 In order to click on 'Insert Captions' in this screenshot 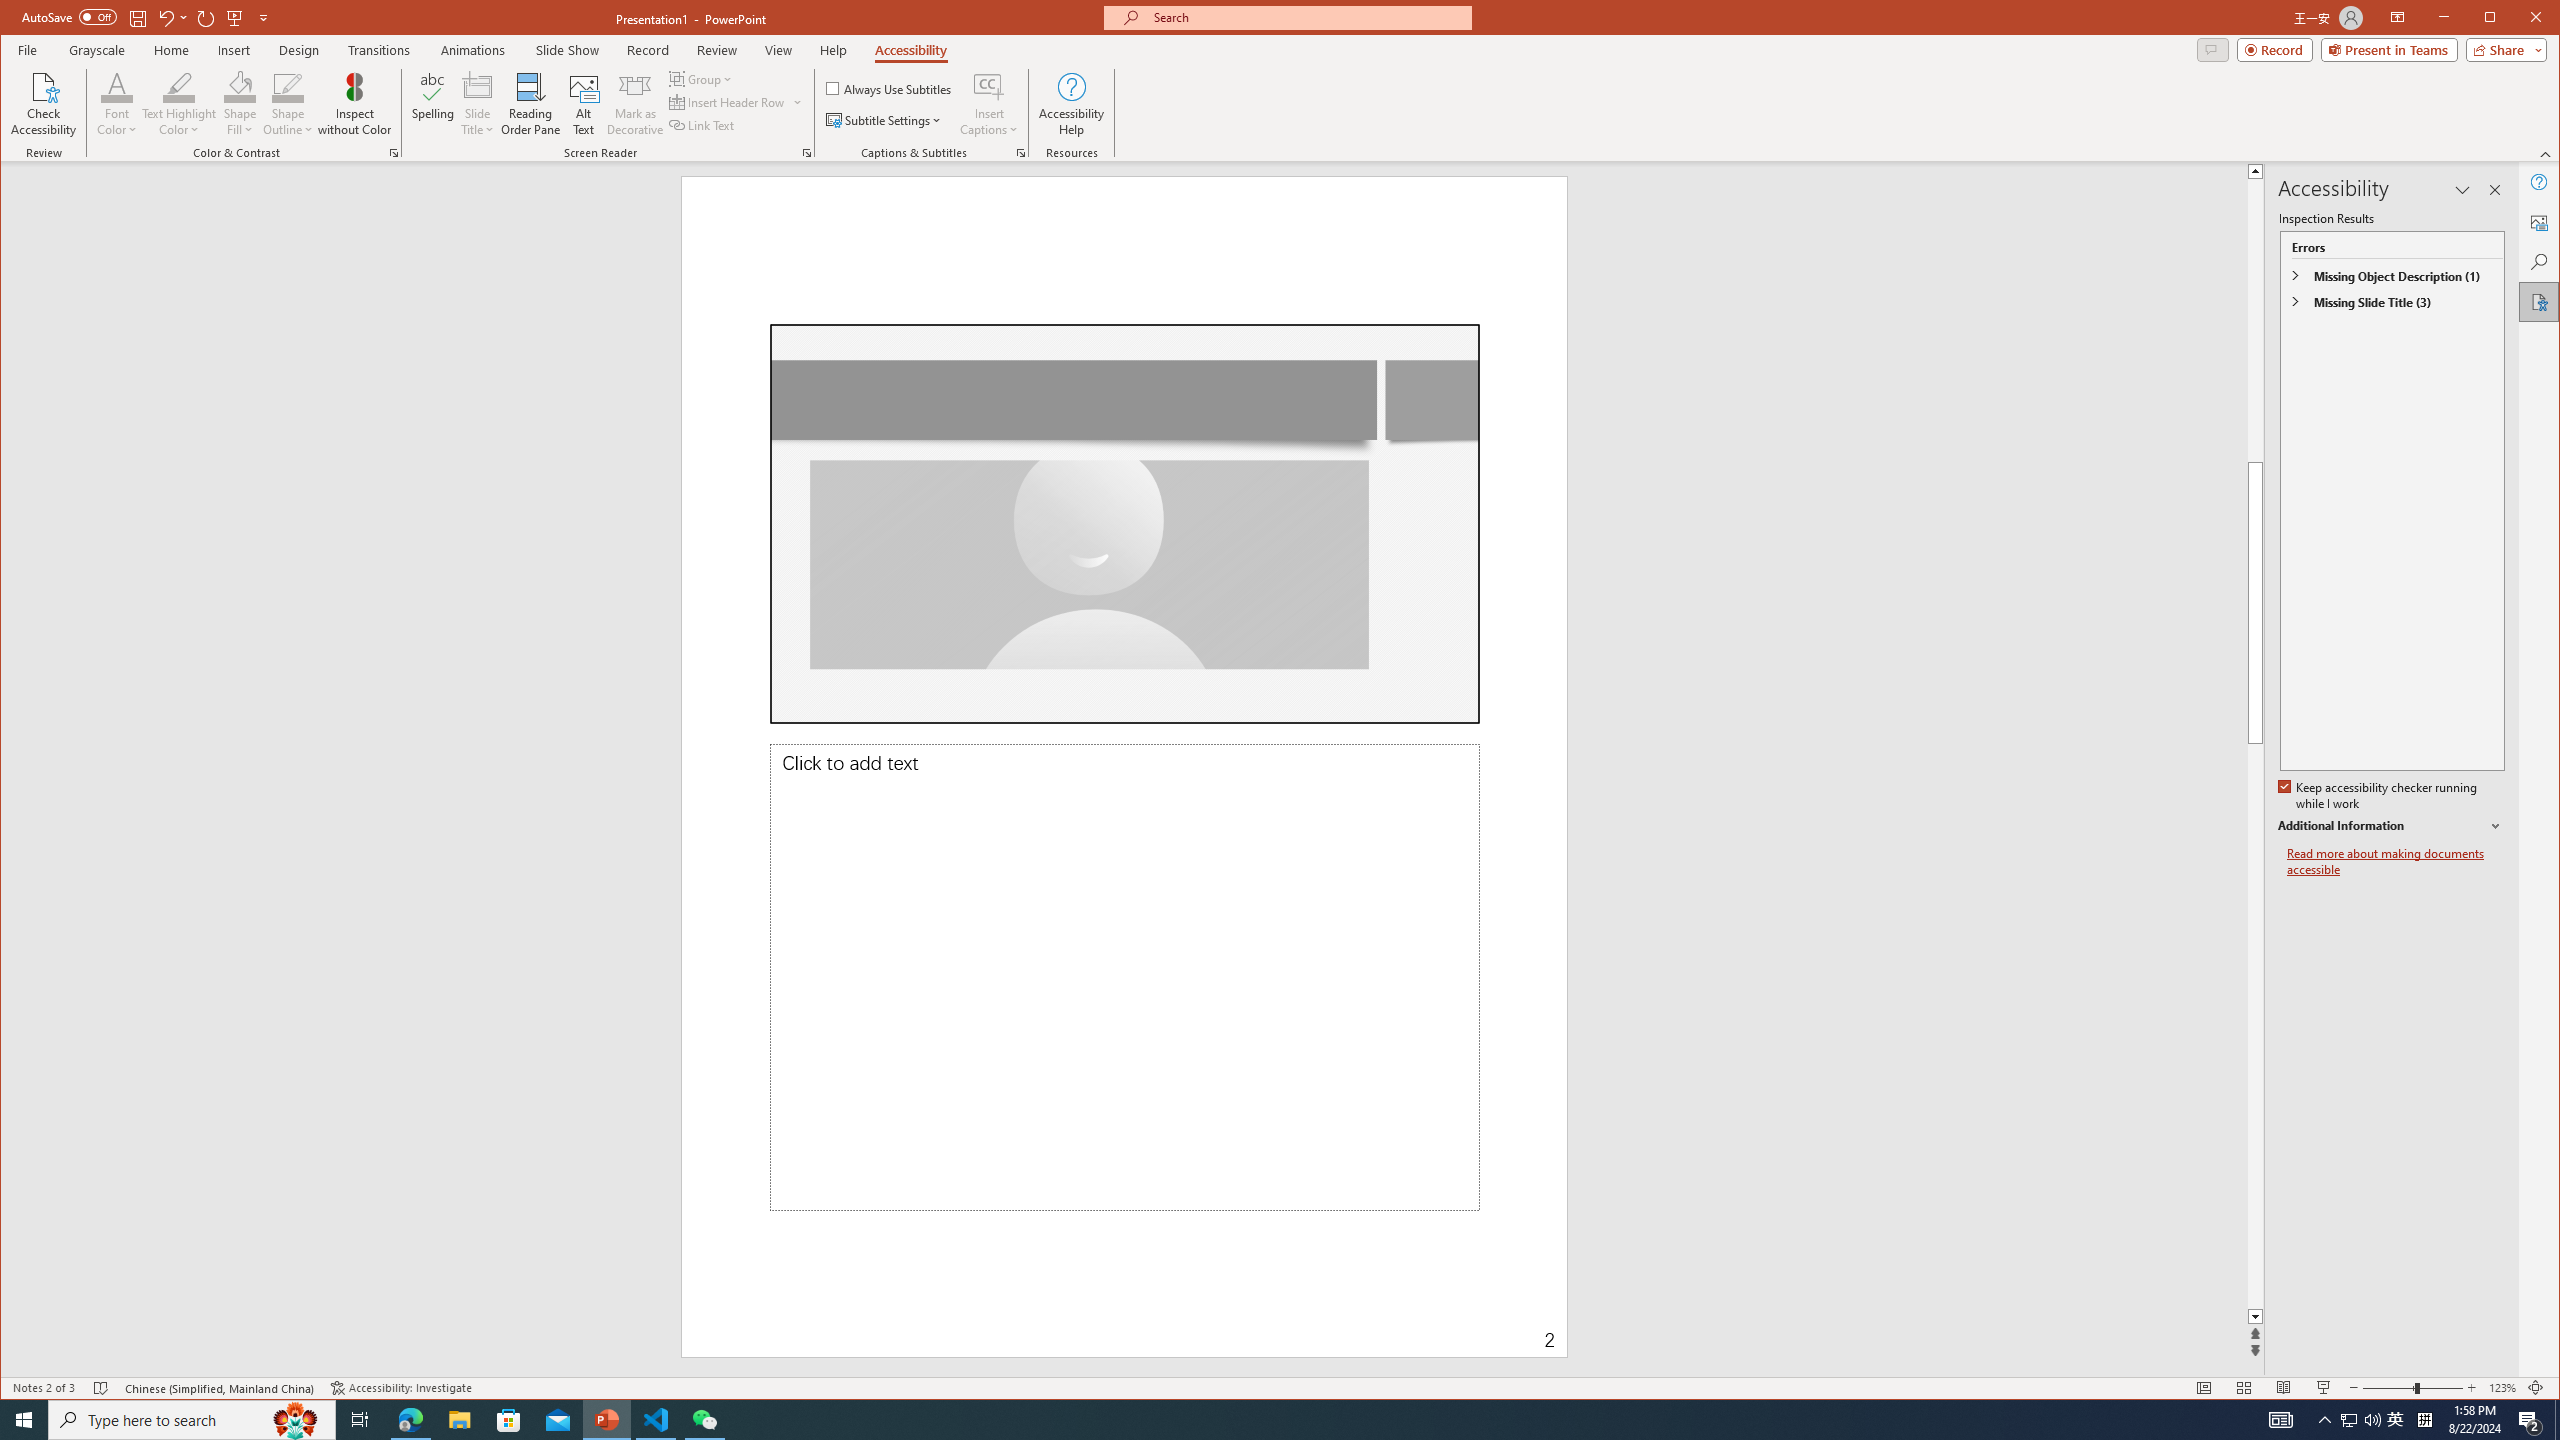, I will do `click(988, 103)`.